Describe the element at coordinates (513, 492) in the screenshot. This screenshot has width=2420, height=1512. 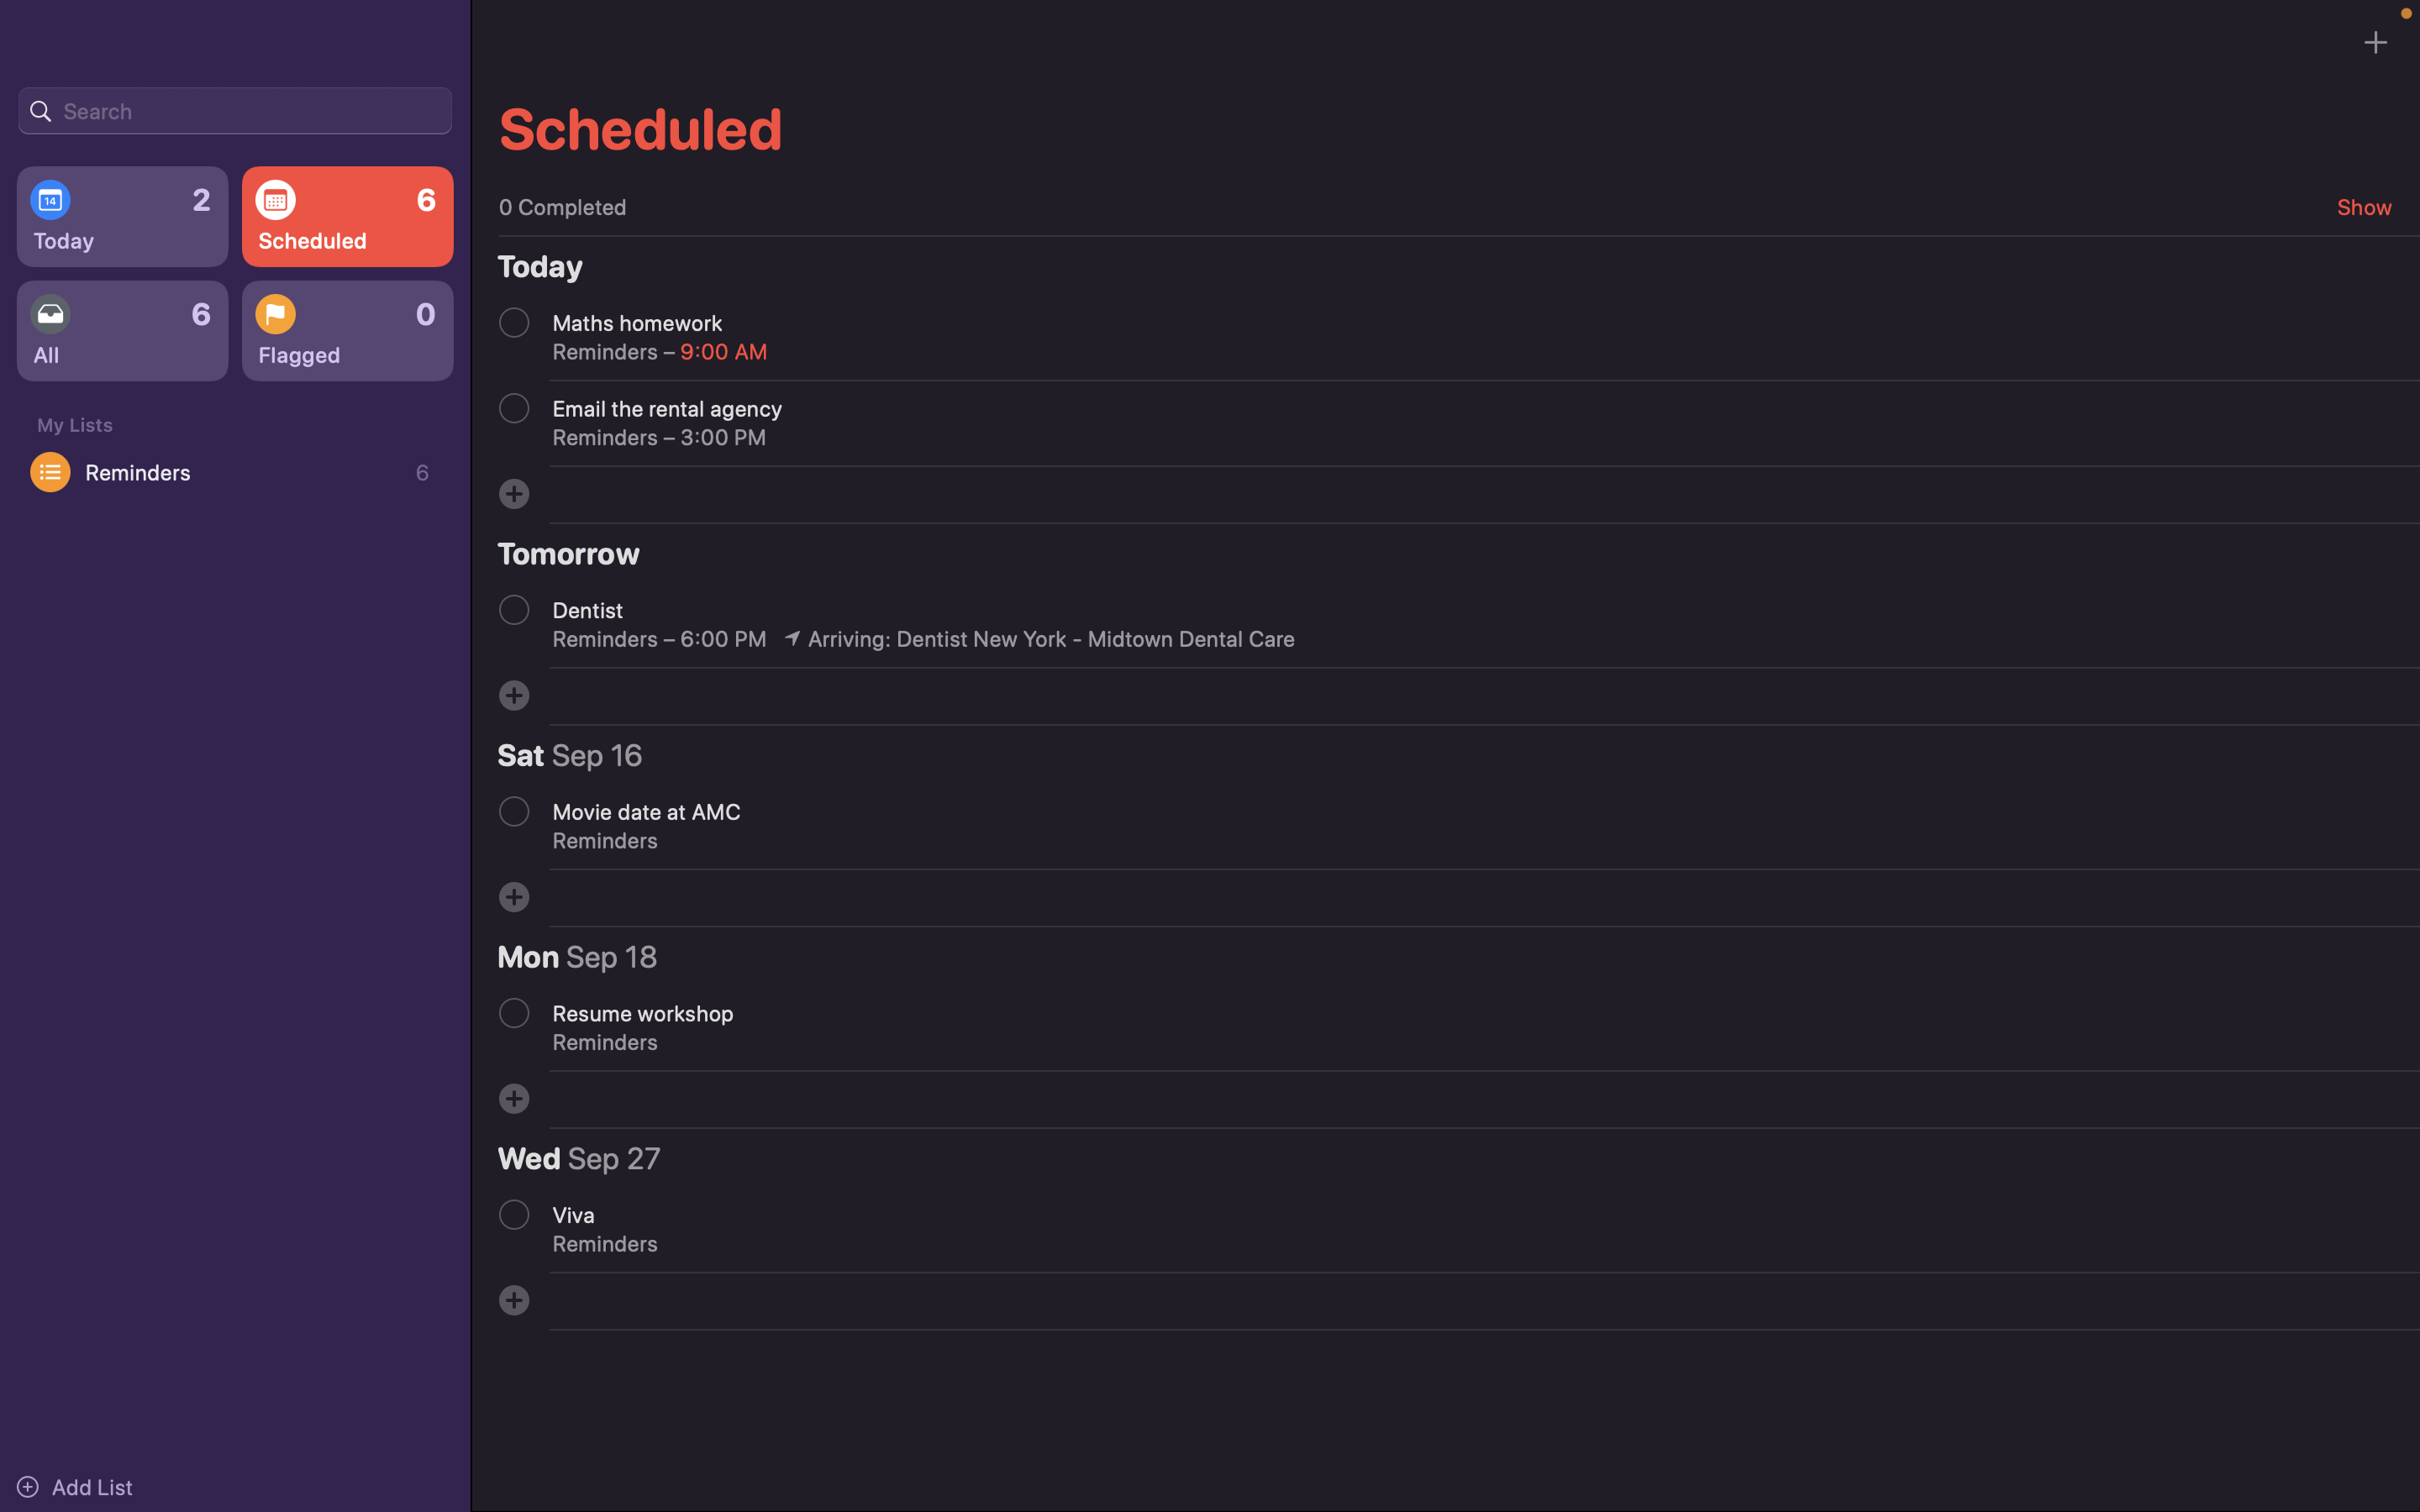
I see `Organize a discussion with clients for the following week` at that location.